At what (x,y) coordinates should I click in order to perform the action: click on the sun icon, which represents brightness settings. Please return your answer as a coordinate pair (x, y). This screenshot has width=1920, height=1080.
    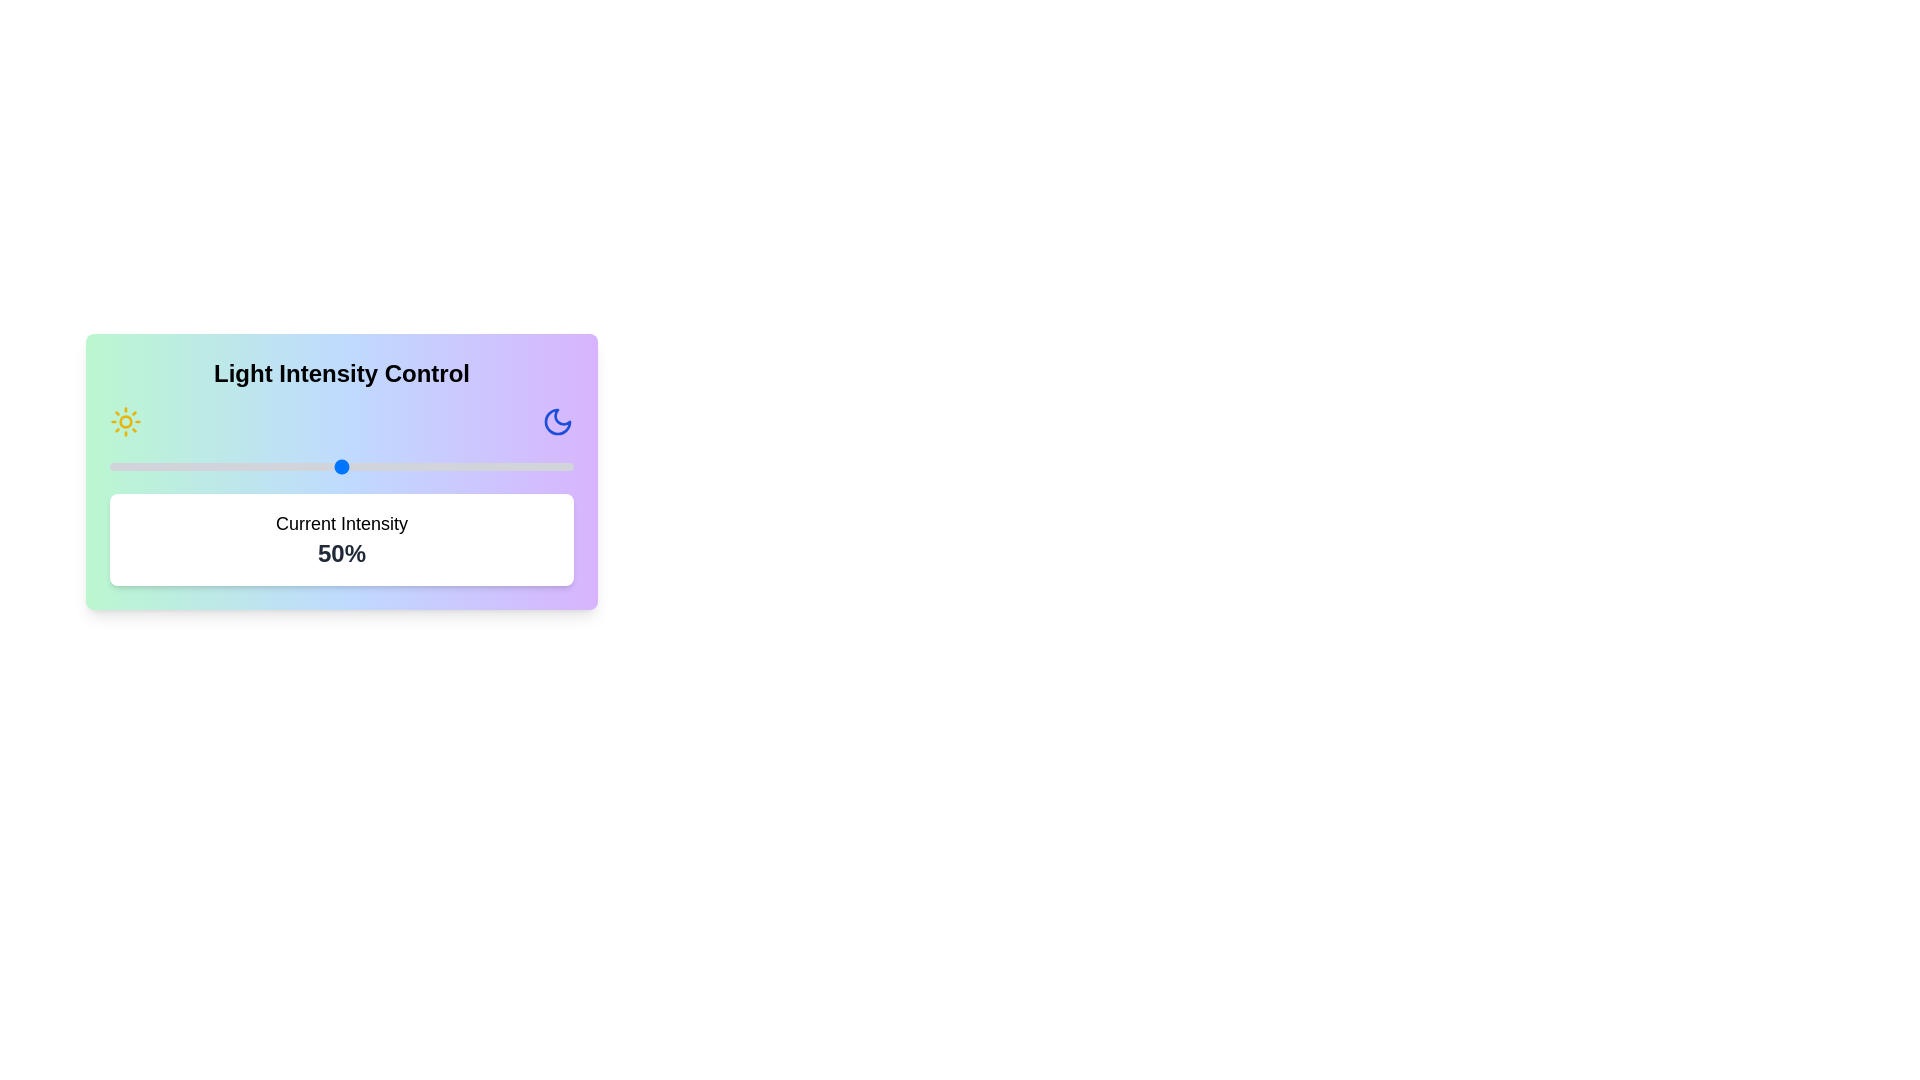
    Looking at the image, I should click on (124, 420).